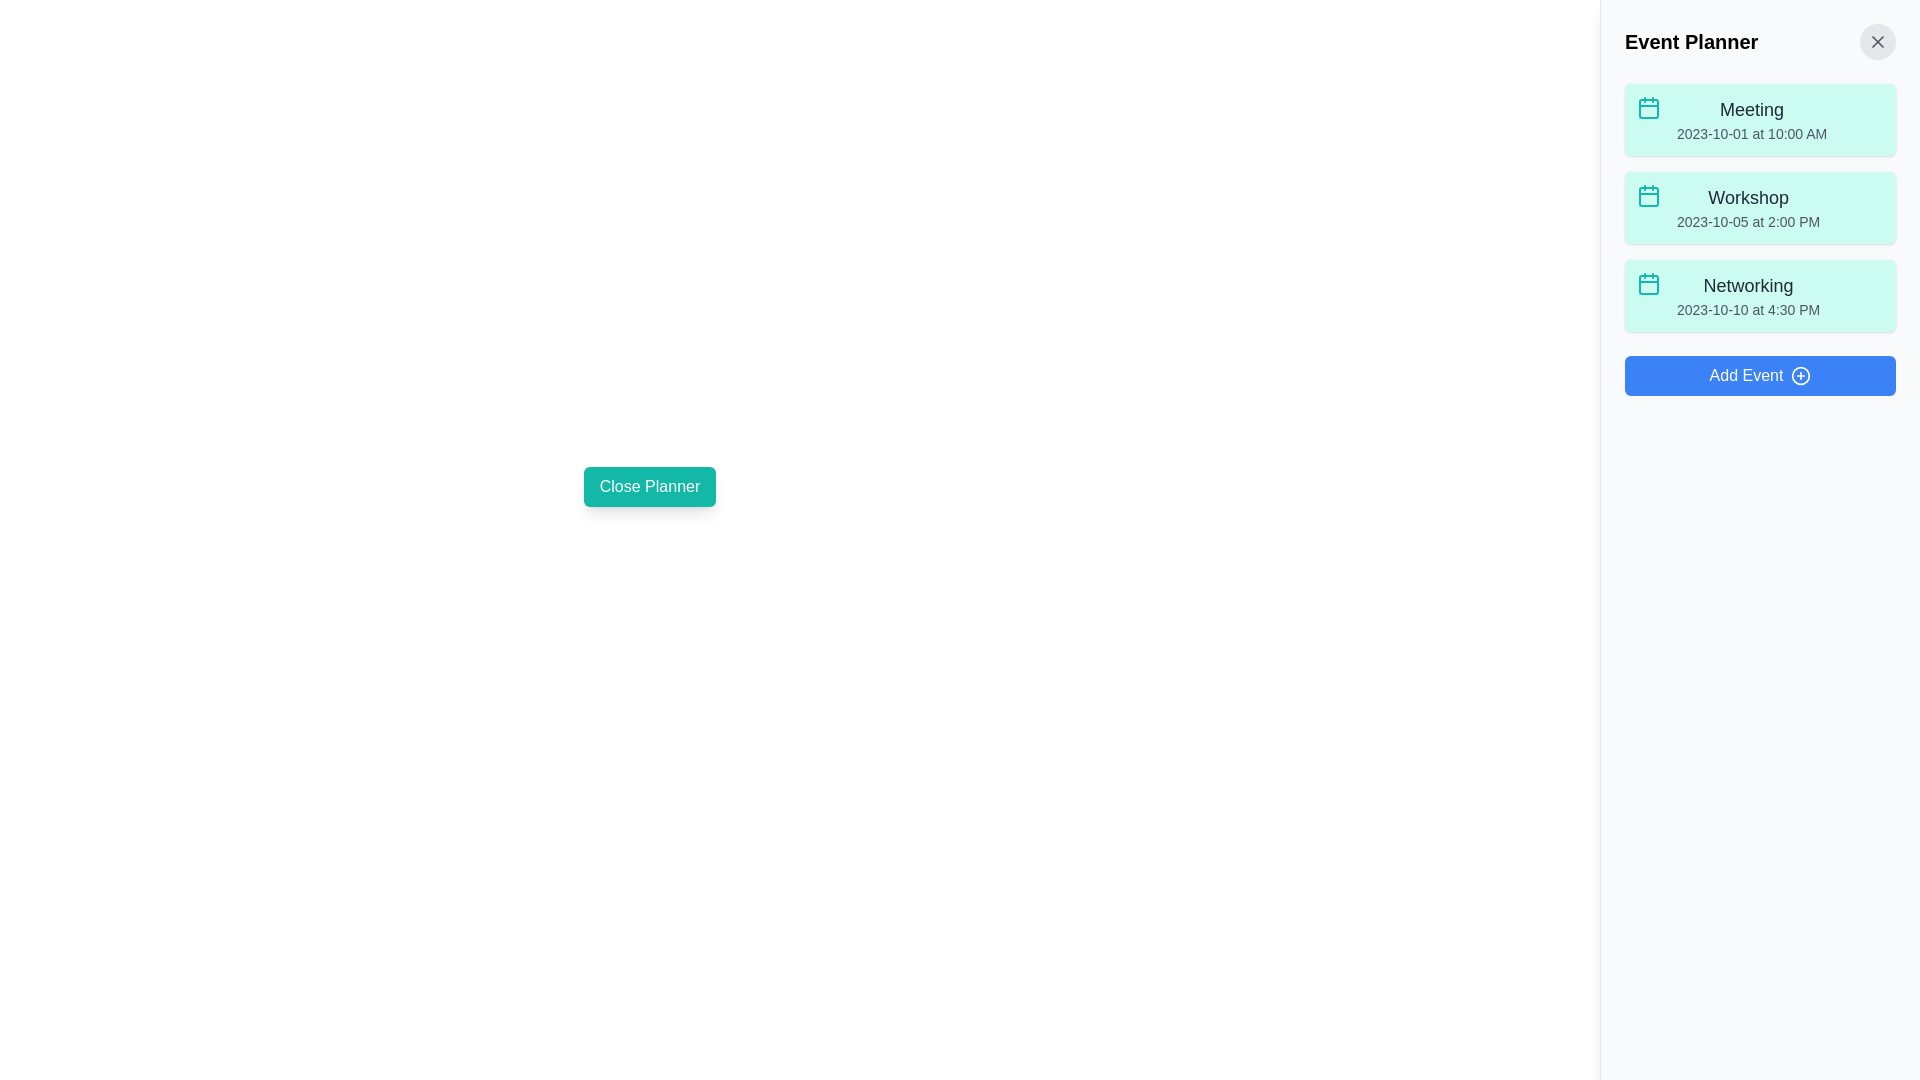  I want to click on the icon button located at the top-right corner of the 'Event Planner' section, so click(1876, 42).